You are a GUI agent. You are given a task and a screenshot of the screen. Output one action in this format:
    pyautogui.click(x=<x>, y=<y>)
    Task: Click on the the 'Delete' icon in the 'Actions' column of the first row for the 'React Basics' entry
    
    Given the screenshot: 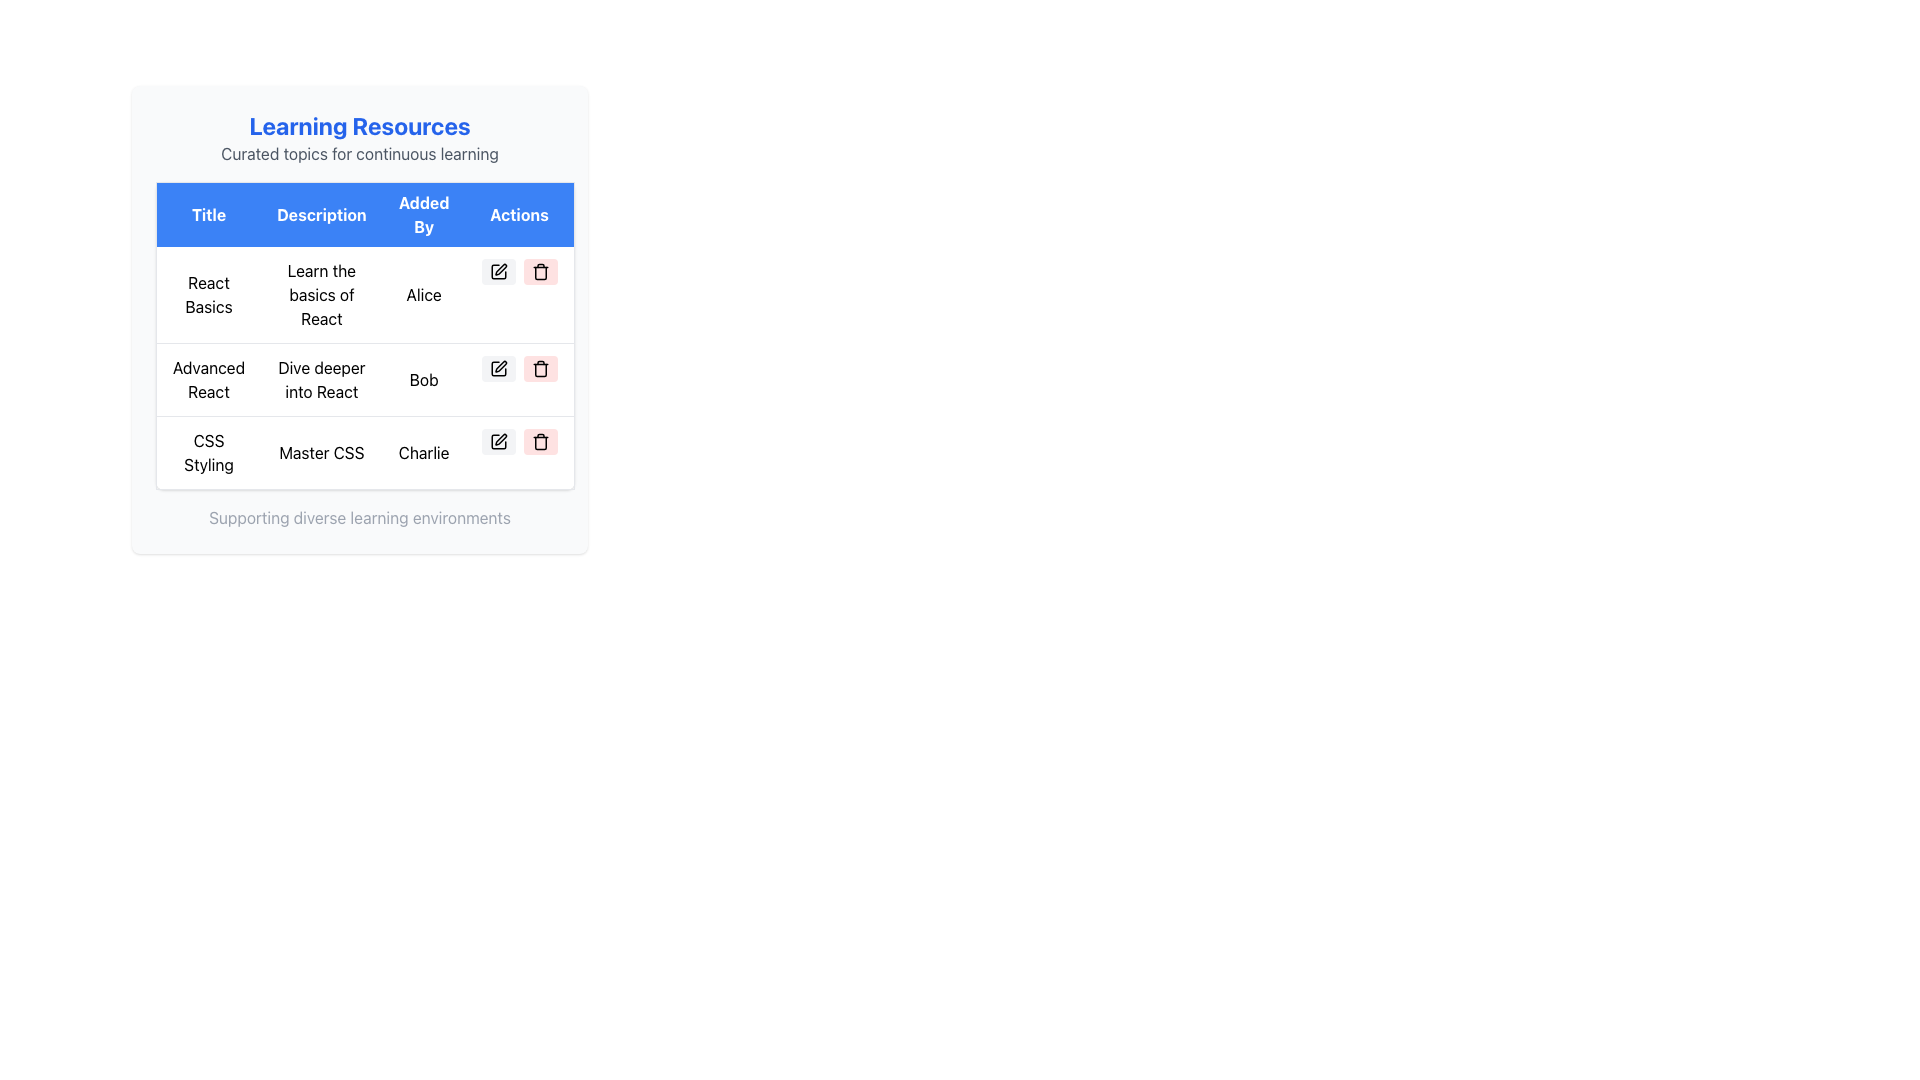 What is the action you would take?
    pyautogui.click(x=540, y=272)
    